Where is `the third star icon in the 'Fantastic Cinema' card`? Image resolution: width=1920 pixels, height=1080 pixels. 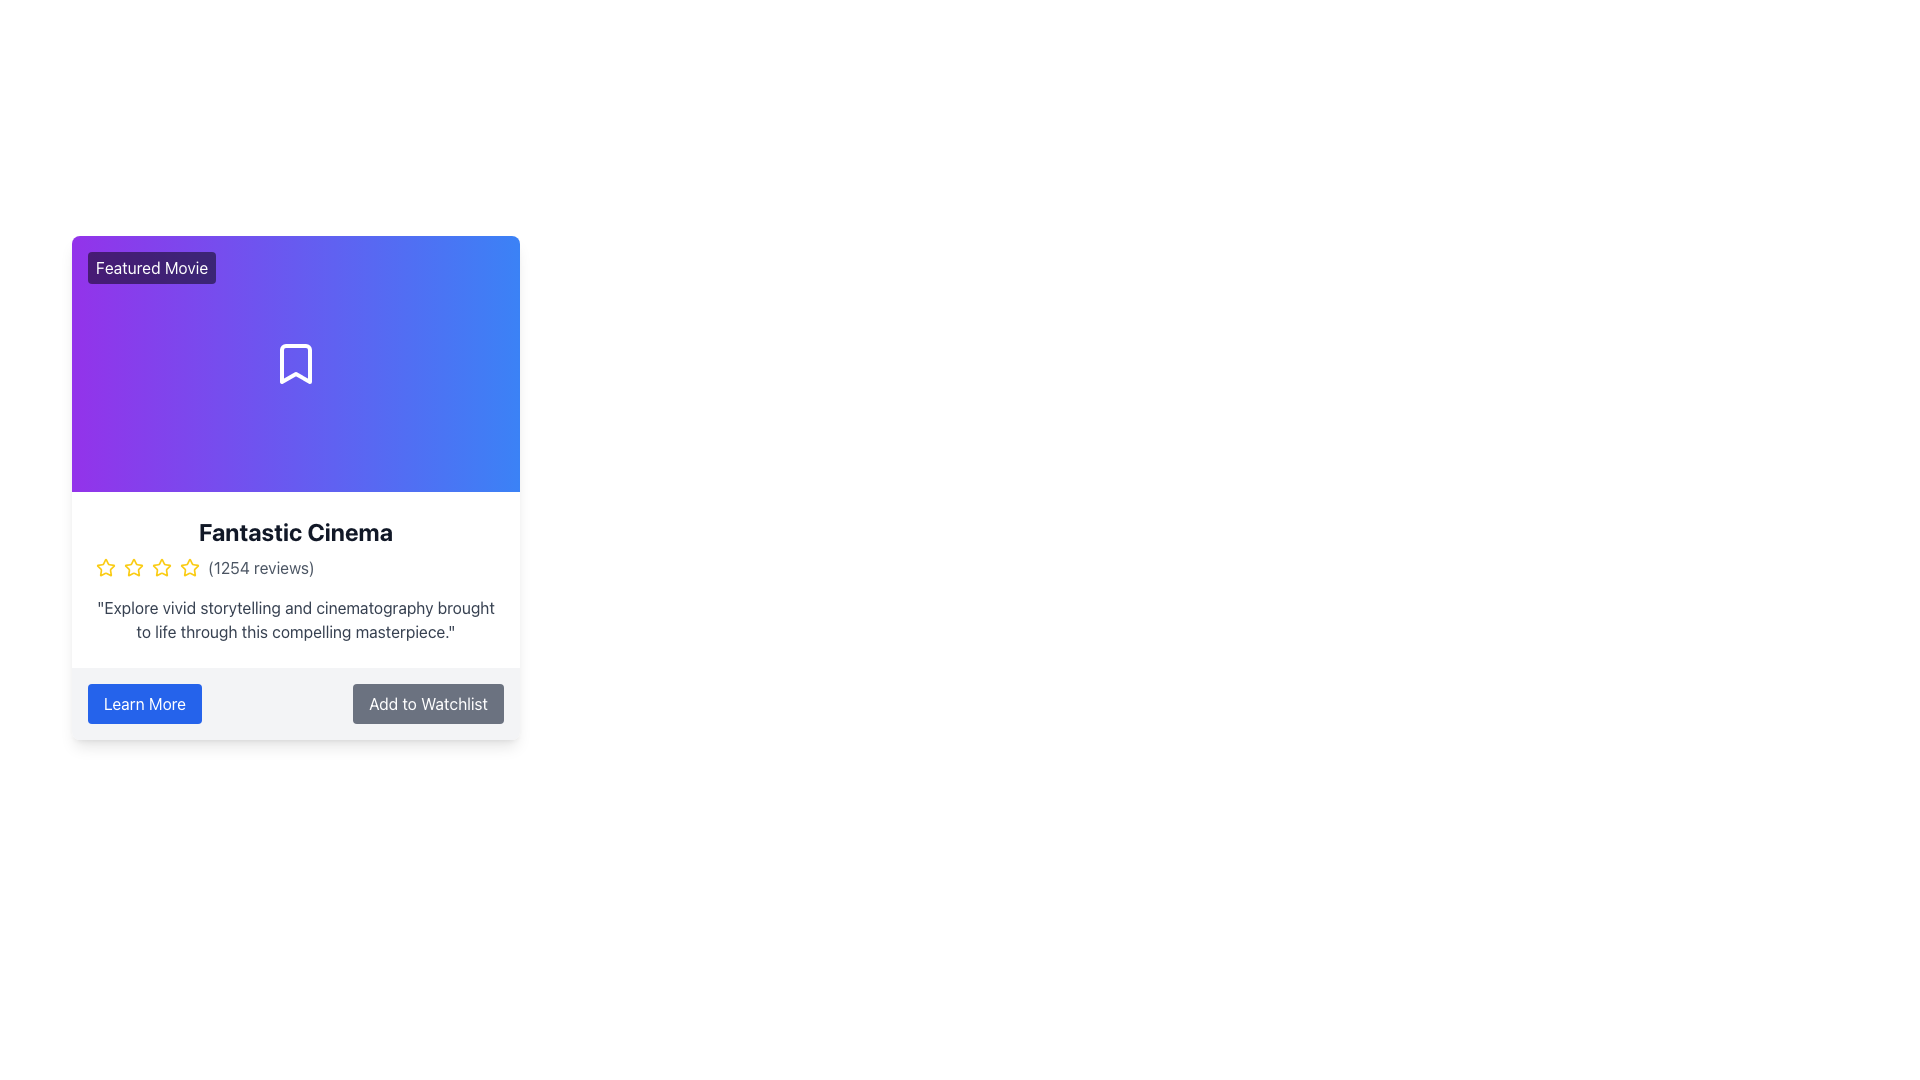
the third star icon in the 'Fantastic Cinema' card is located at coordinates (190, 567).